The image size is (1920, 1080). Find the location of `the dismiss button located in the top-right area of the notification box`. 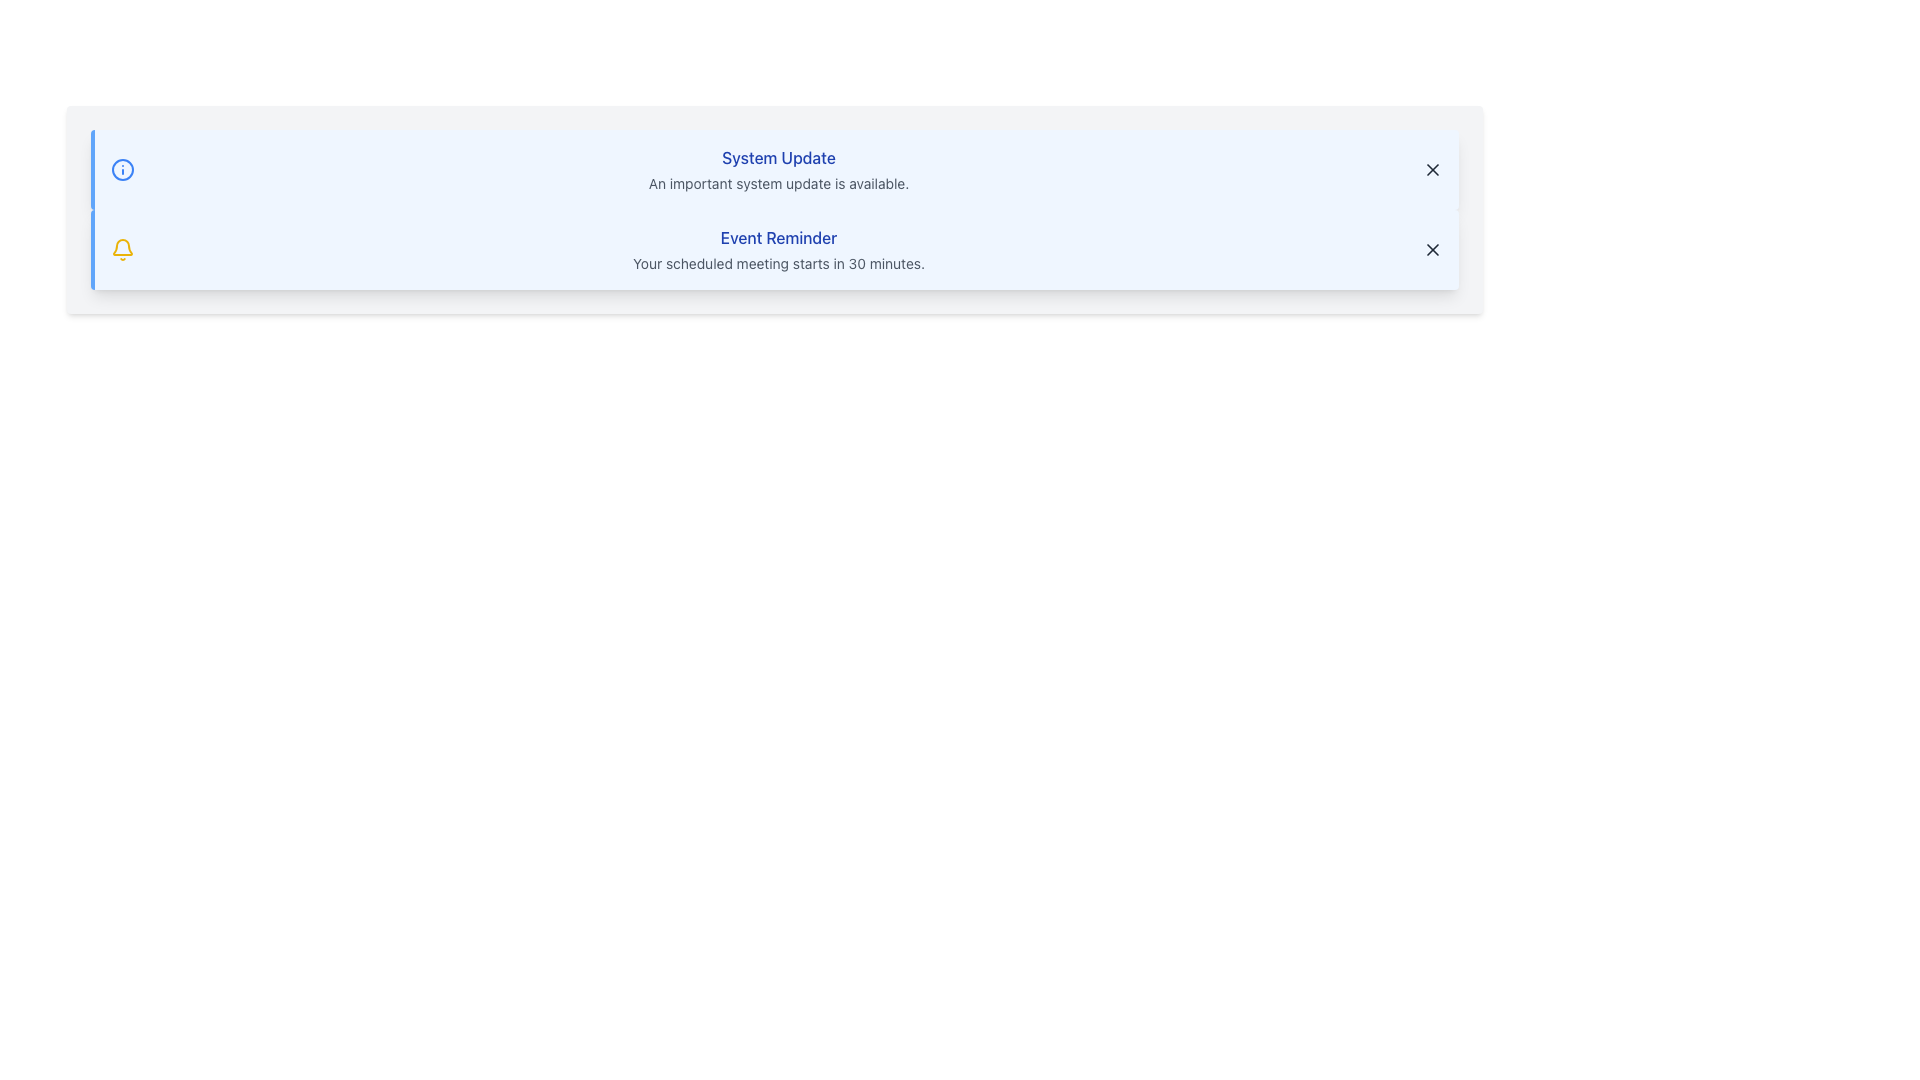

the dismiss button located in the top-right area of the notification box is located at coordinates (1432, 249).